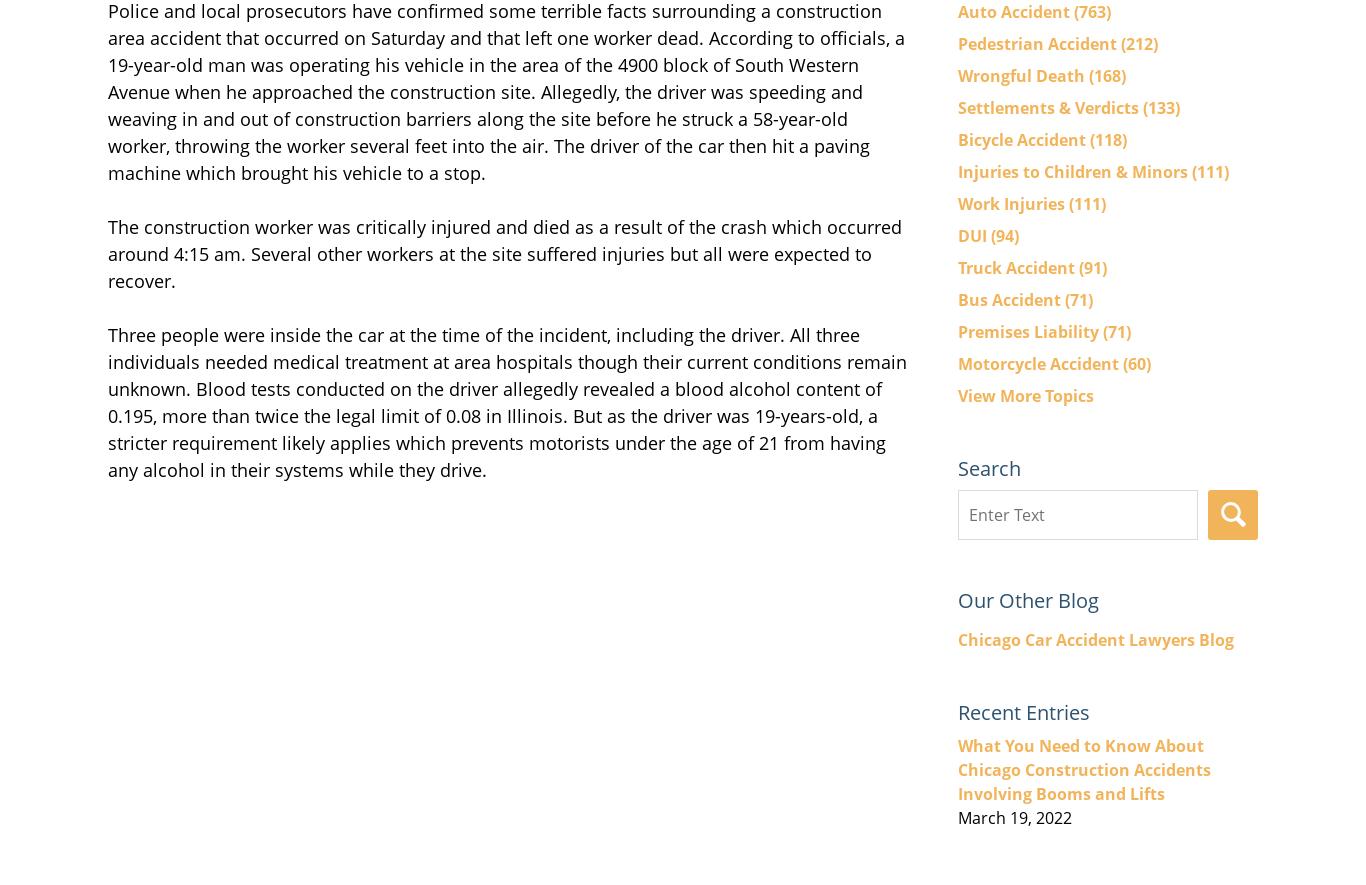  I want to click on 'March 19, 2022', so click(1014, 817).